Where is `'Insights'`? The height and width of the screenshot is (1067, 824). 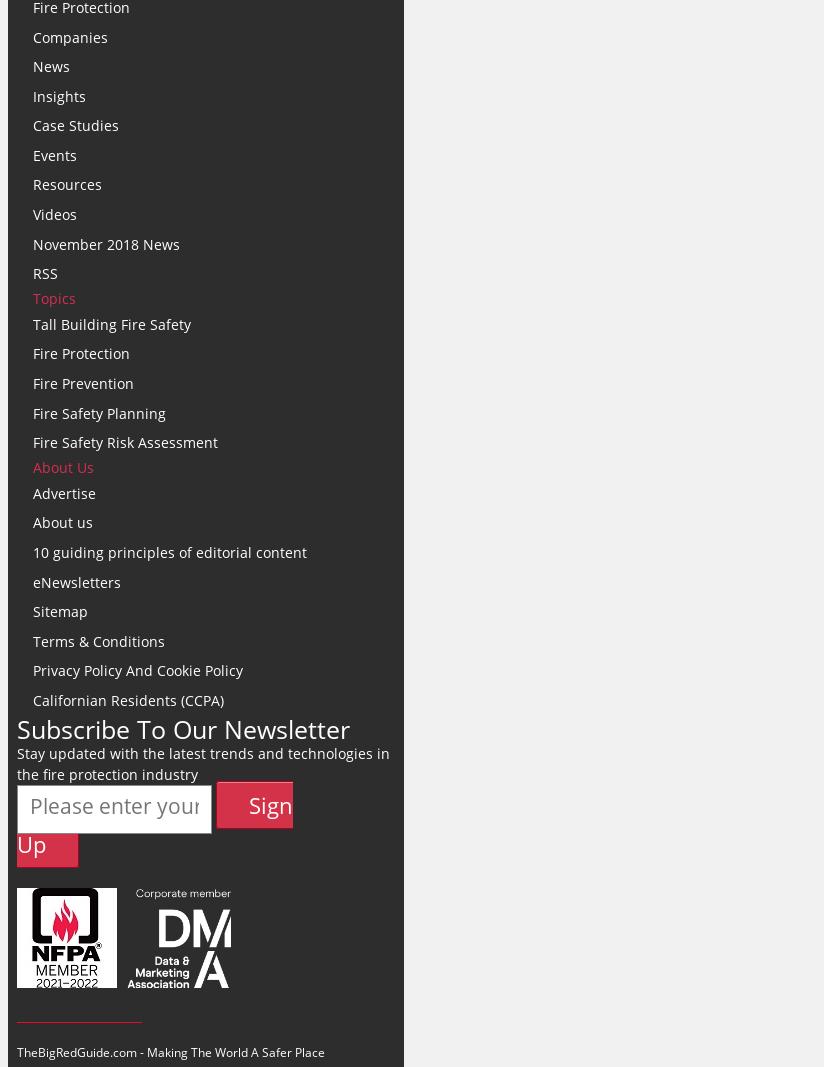
'Insights' is located at coordinates (59, 94).